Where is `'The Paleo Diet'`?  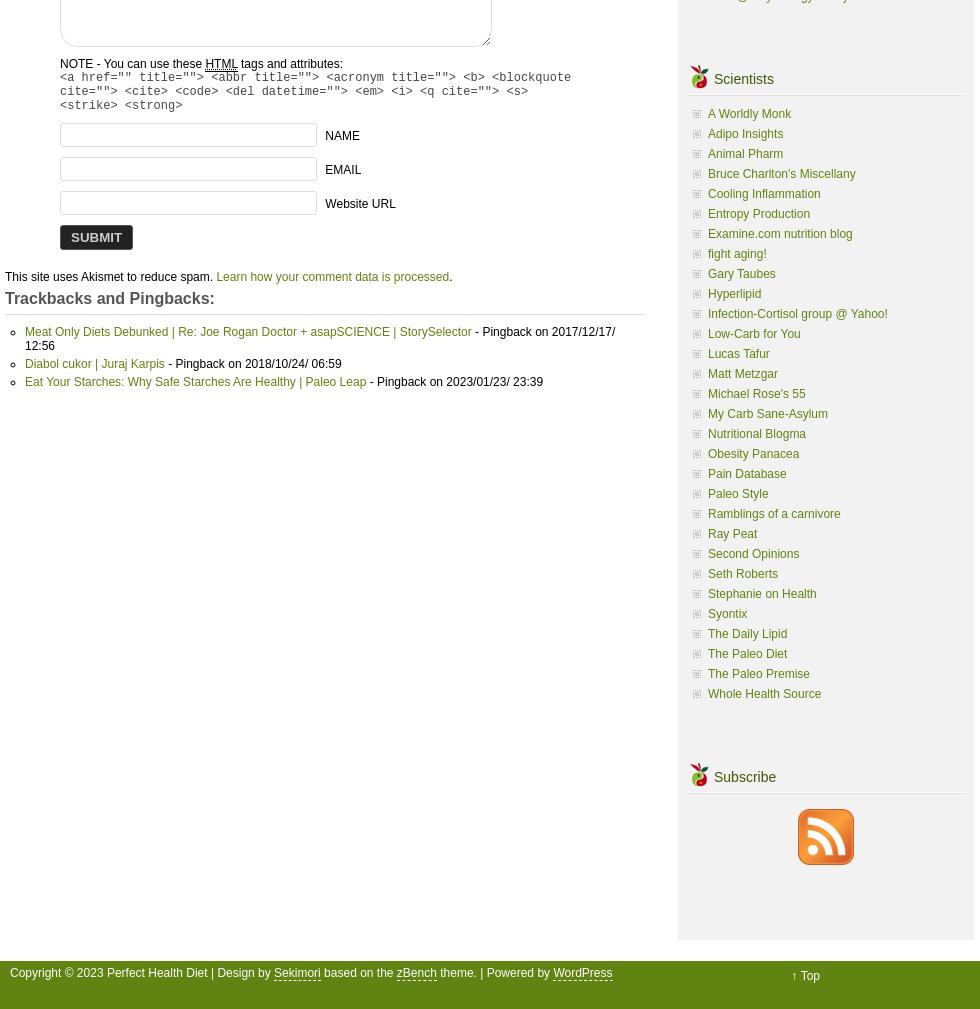 'The Paleo Diet' is located at coordinates (747, 653).